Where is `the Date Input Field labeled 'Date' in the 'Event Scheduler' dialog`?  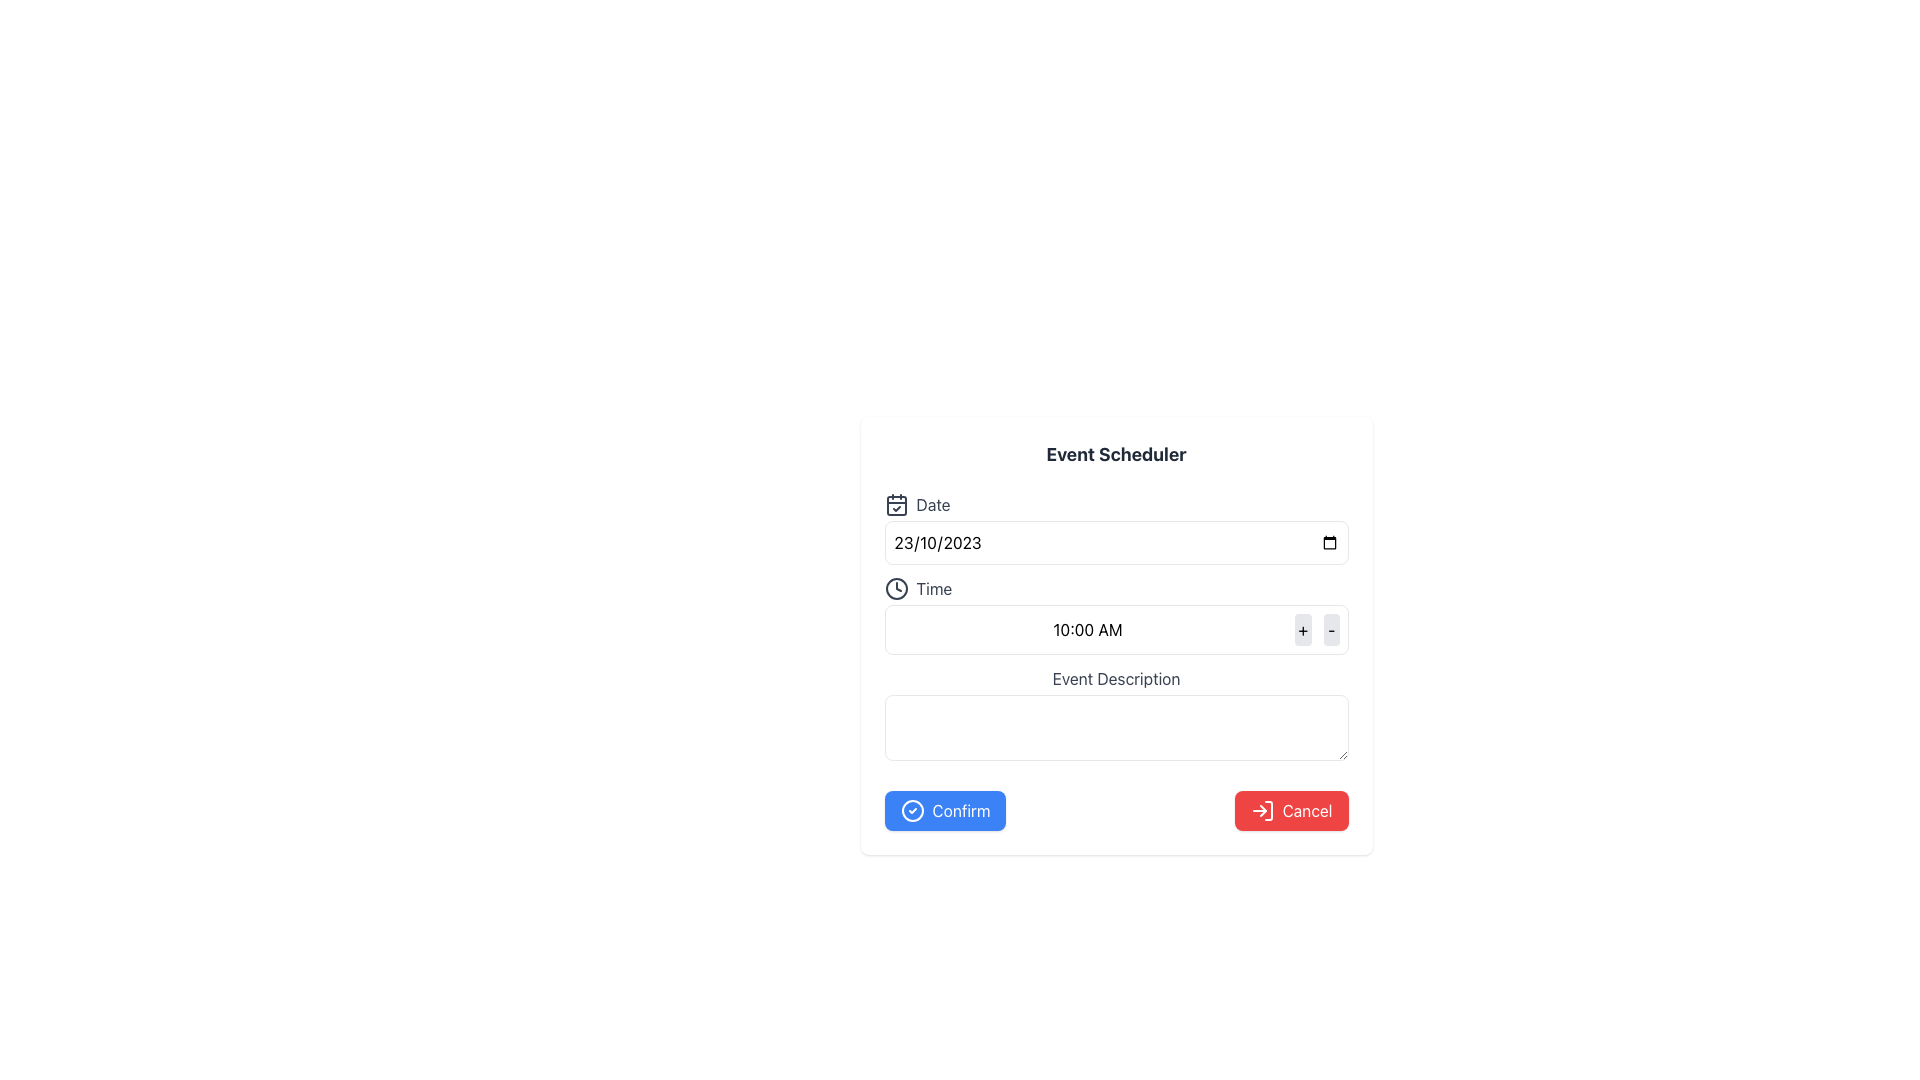 the Date Input Field labeled 'Date' in the 'Event Scheduler' dialog is located at coordinates (1115, 527).